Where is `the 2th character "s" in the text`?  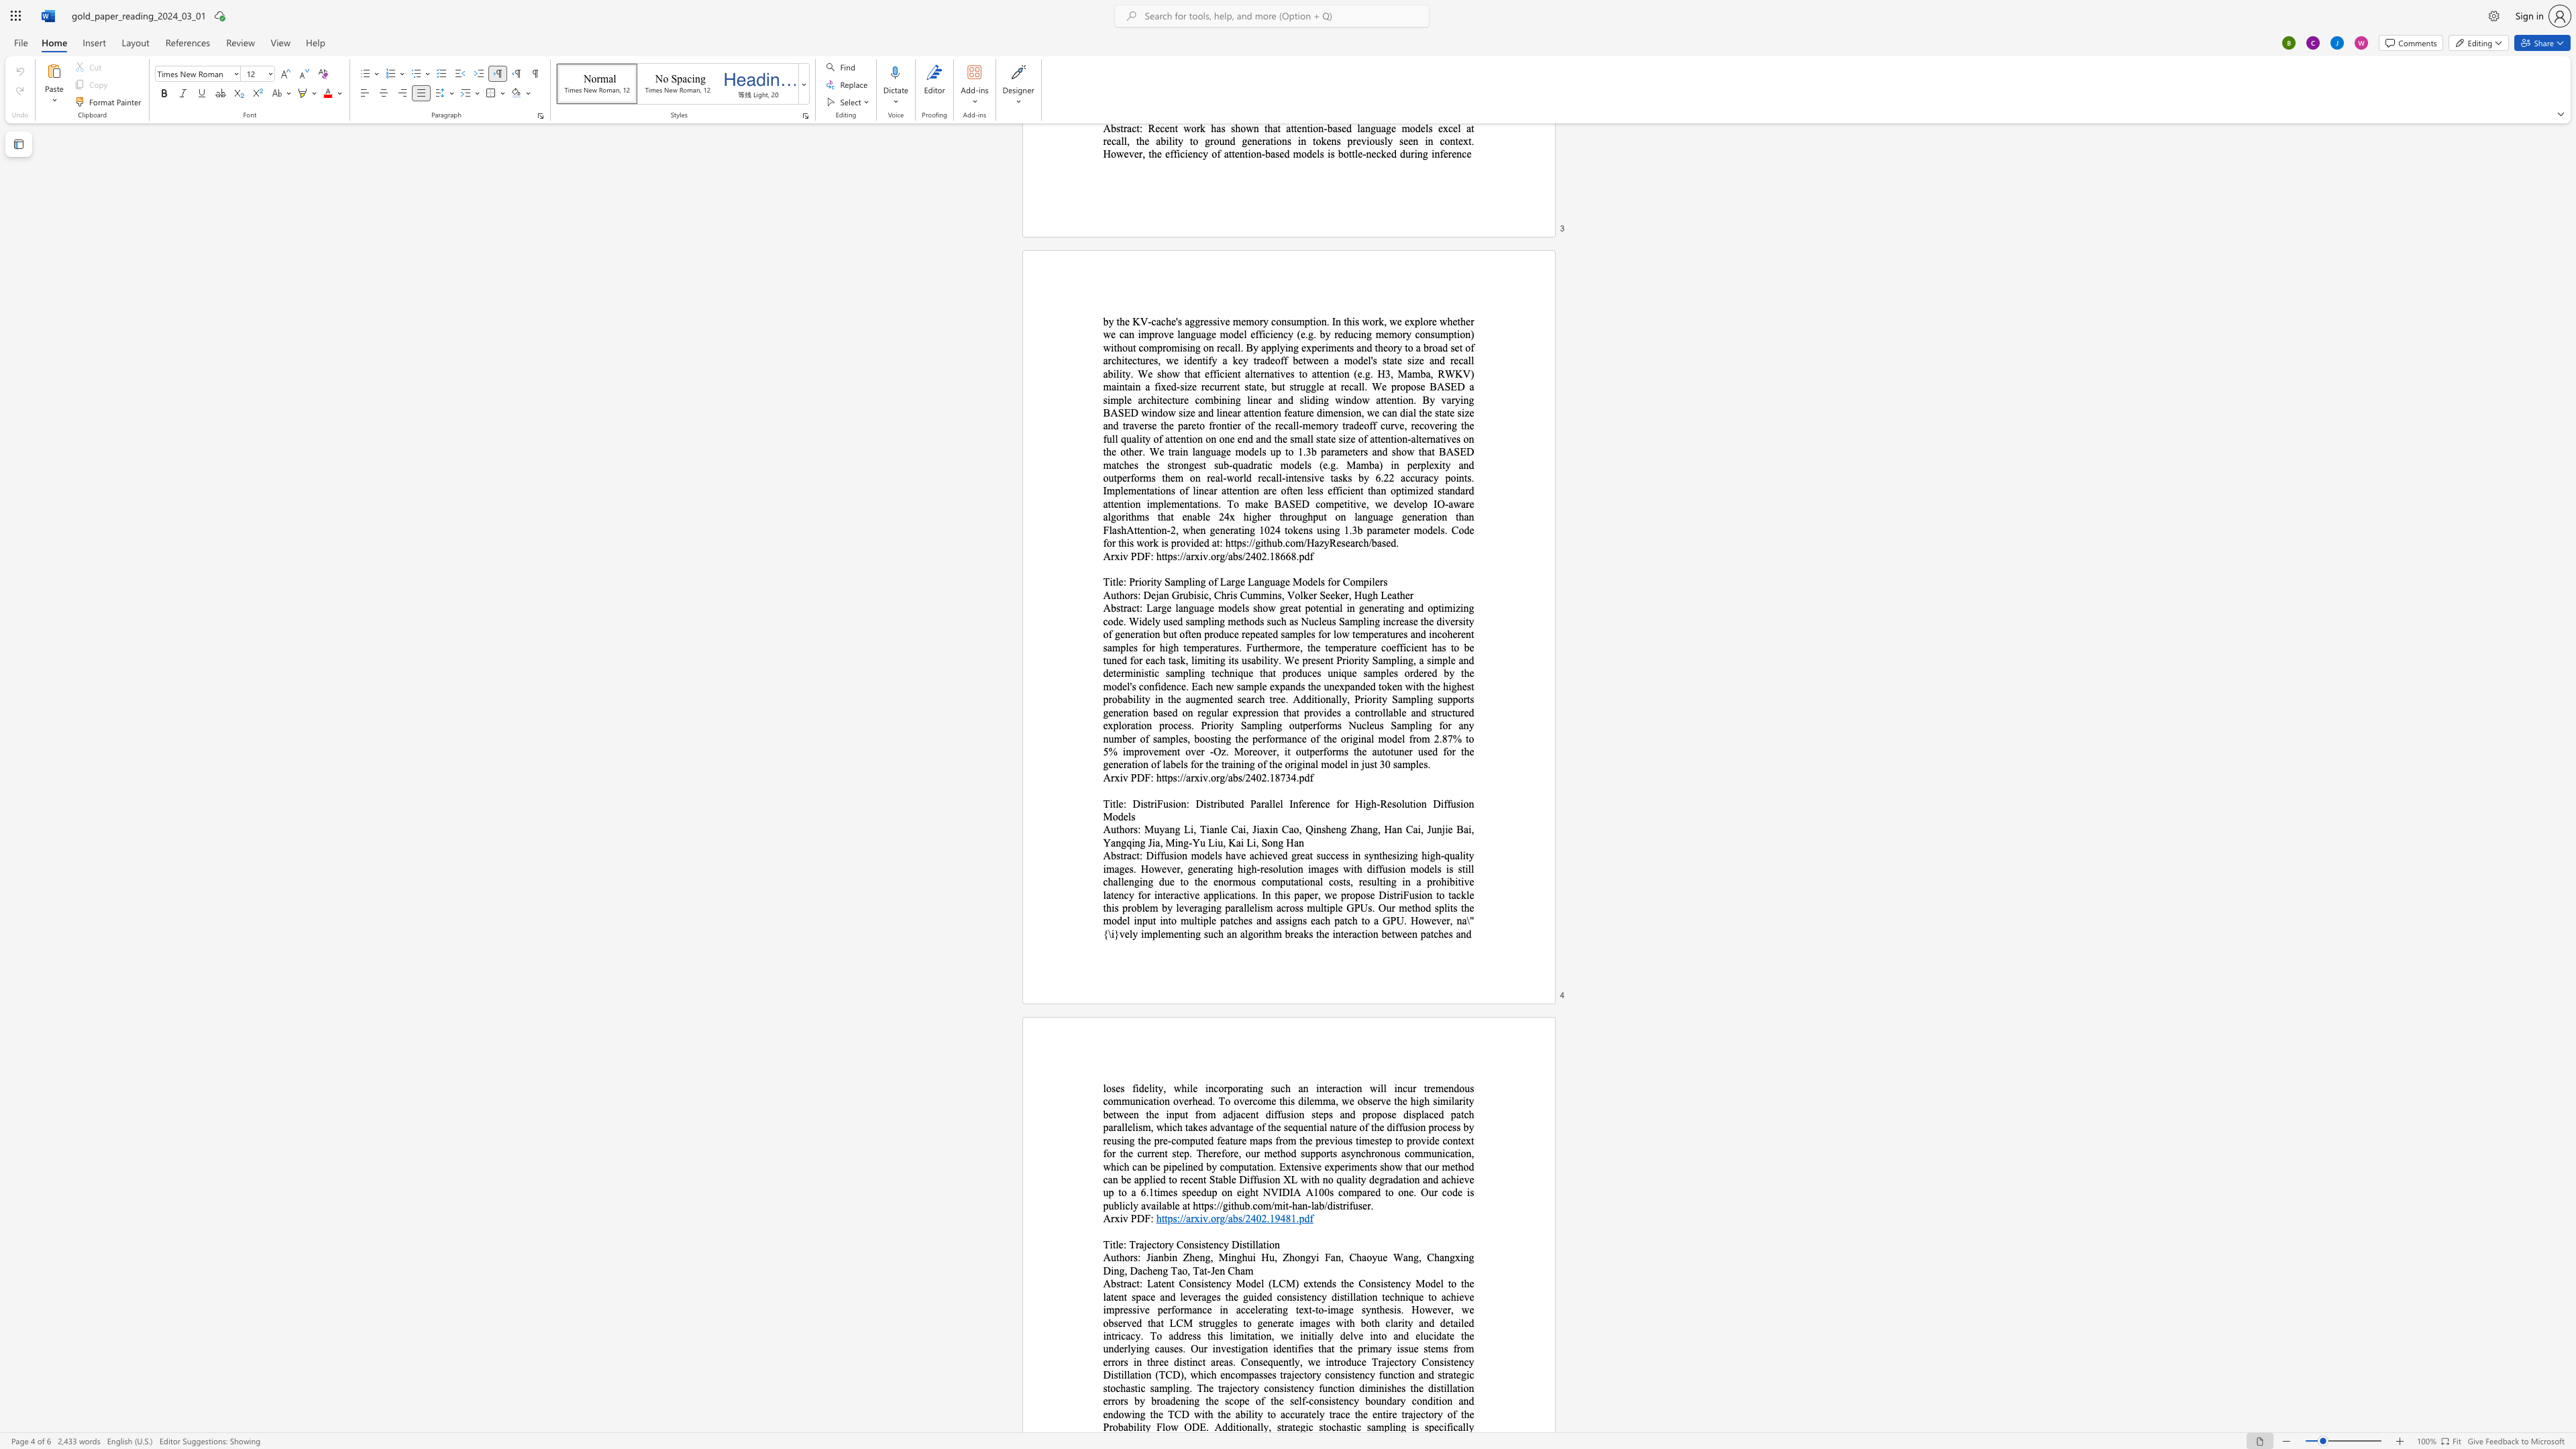 the 2th character "s" in the text is located at coordinates (1238, 776).